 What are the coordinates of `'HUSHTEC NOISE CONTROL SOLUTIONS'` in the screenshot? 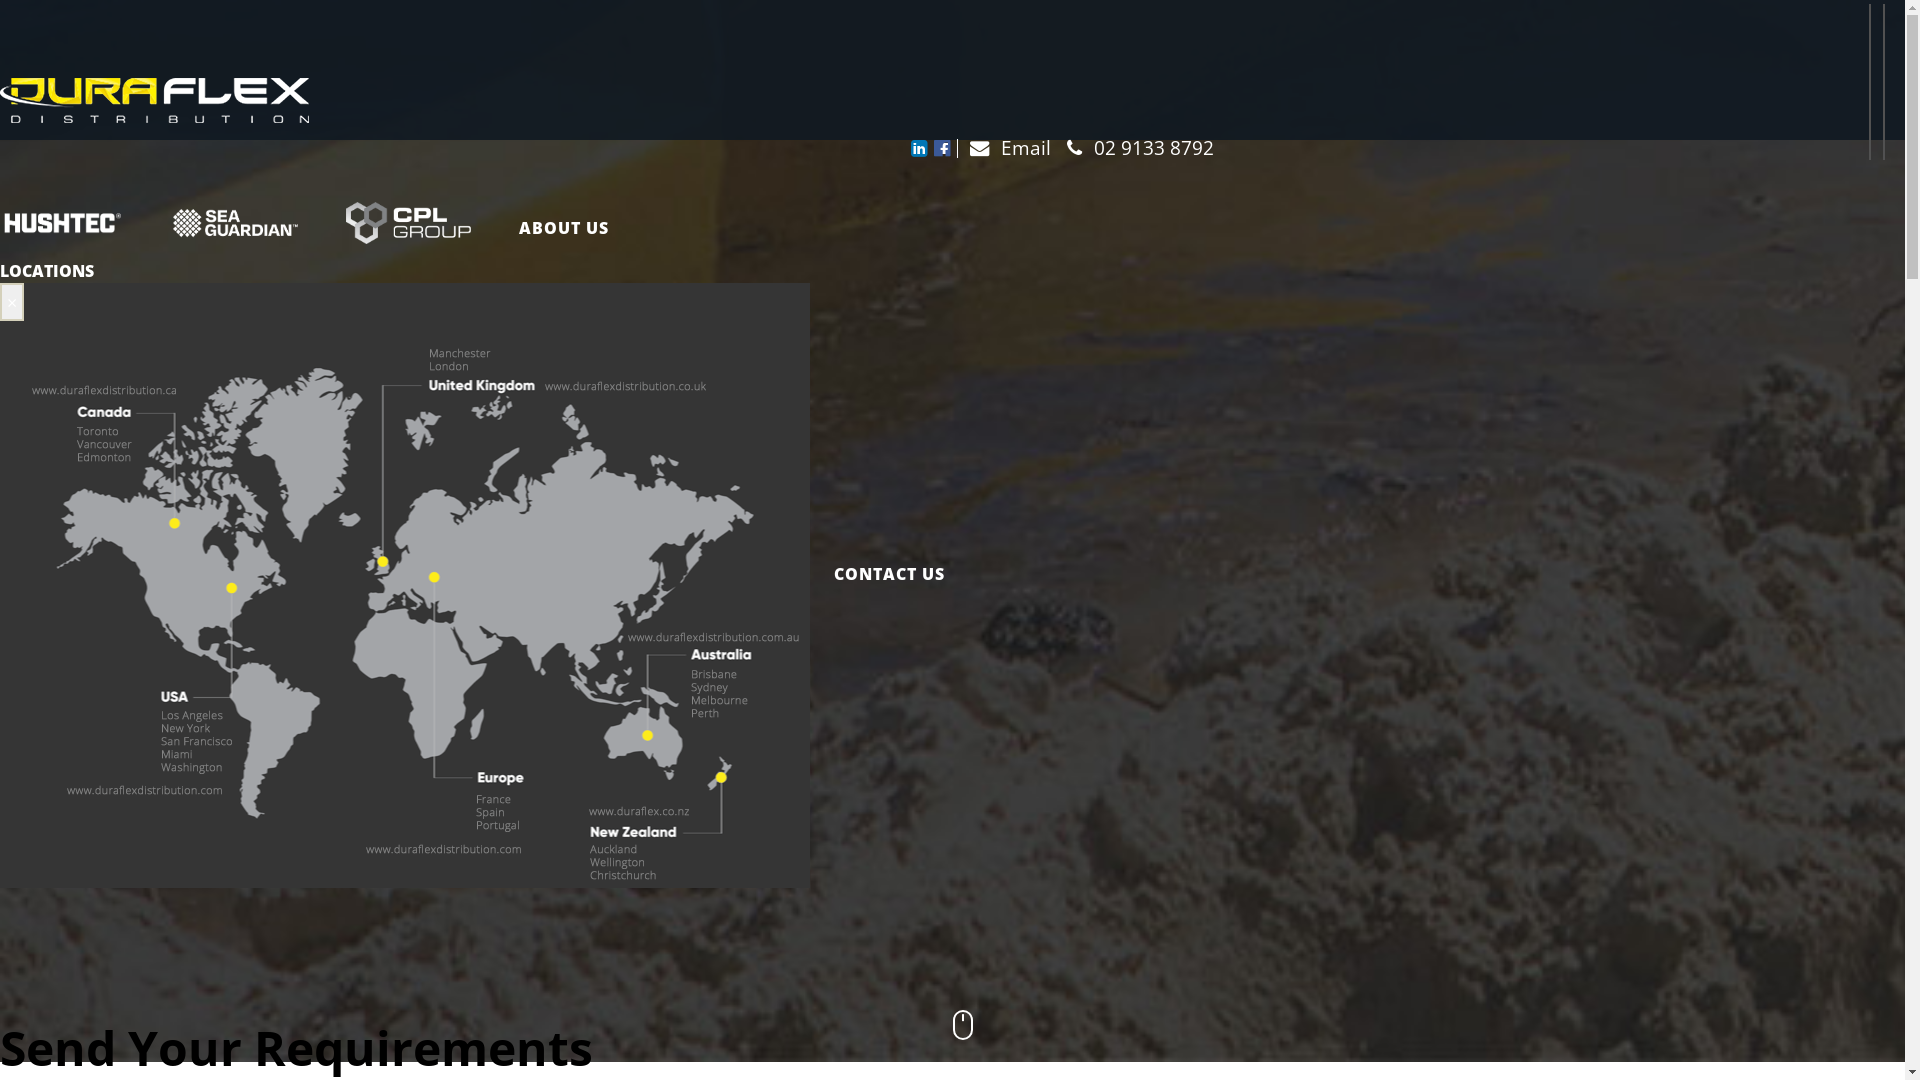 It's located at (74, 226).